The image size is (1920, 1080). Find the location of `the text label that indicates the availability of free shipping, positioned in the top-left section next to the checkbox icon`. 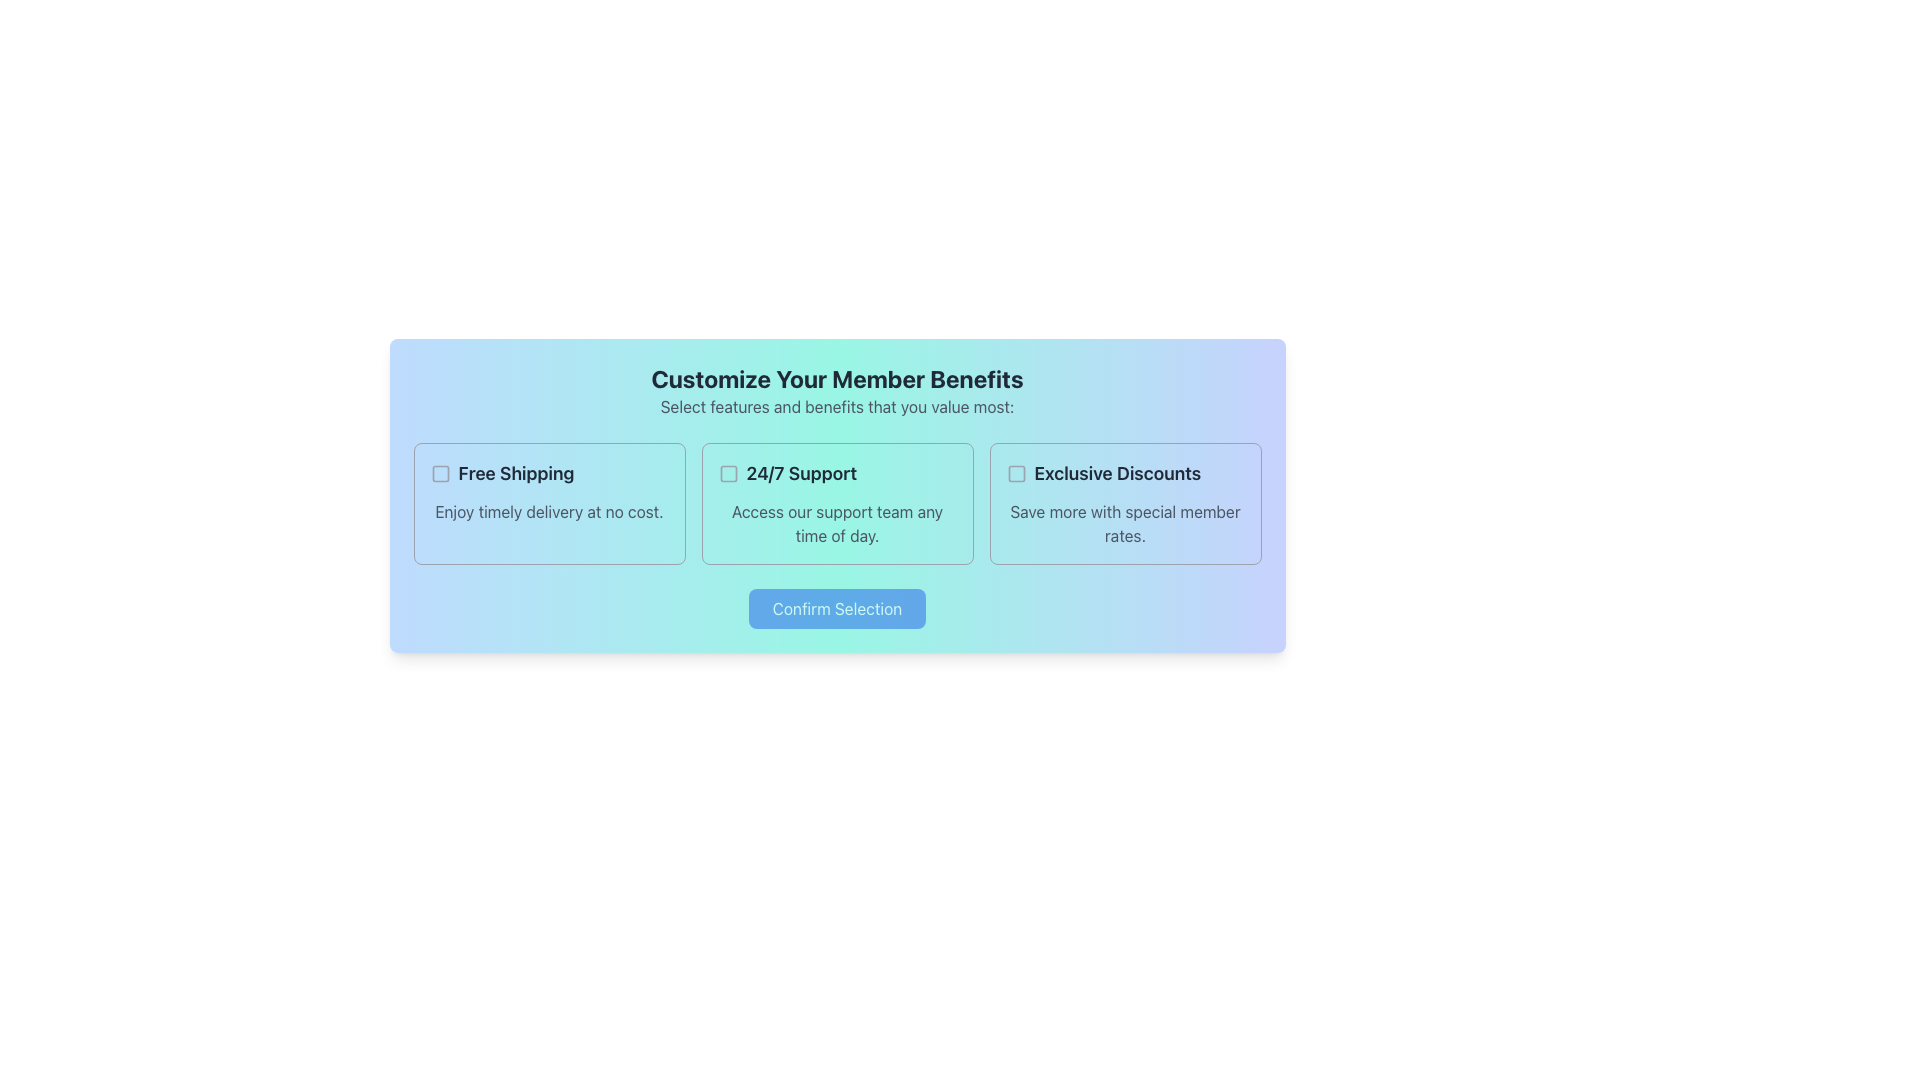

the text label that indicates the availability of free shipping, positioned in the top-left section next to the checkbox icon is located at coordinates (516, 474).